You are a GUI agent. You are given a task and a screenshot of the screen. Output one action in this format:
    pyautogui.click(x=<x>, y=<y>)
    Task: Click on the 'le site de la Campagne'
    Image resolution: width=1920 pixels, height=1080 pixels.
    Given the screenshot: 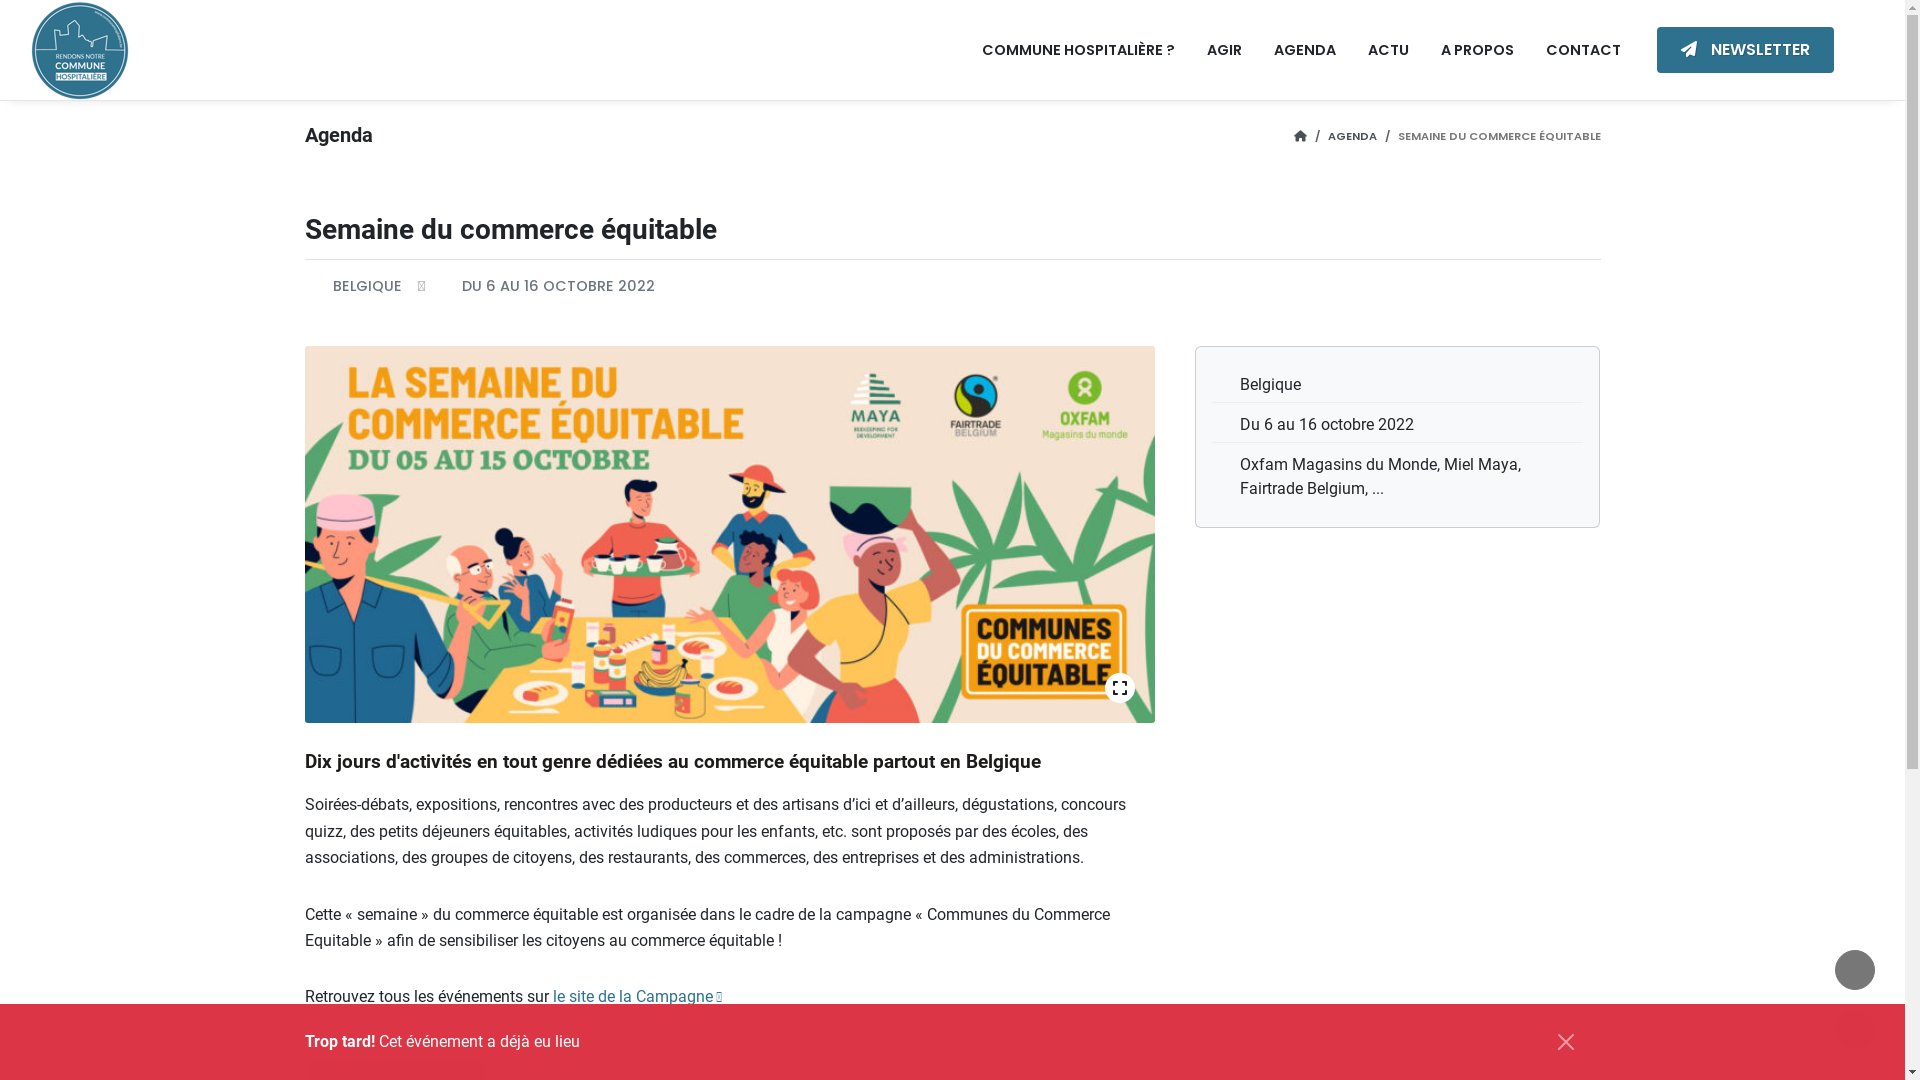 What is the action you would take?
    pyautogui.click(x=635, y=996)
    